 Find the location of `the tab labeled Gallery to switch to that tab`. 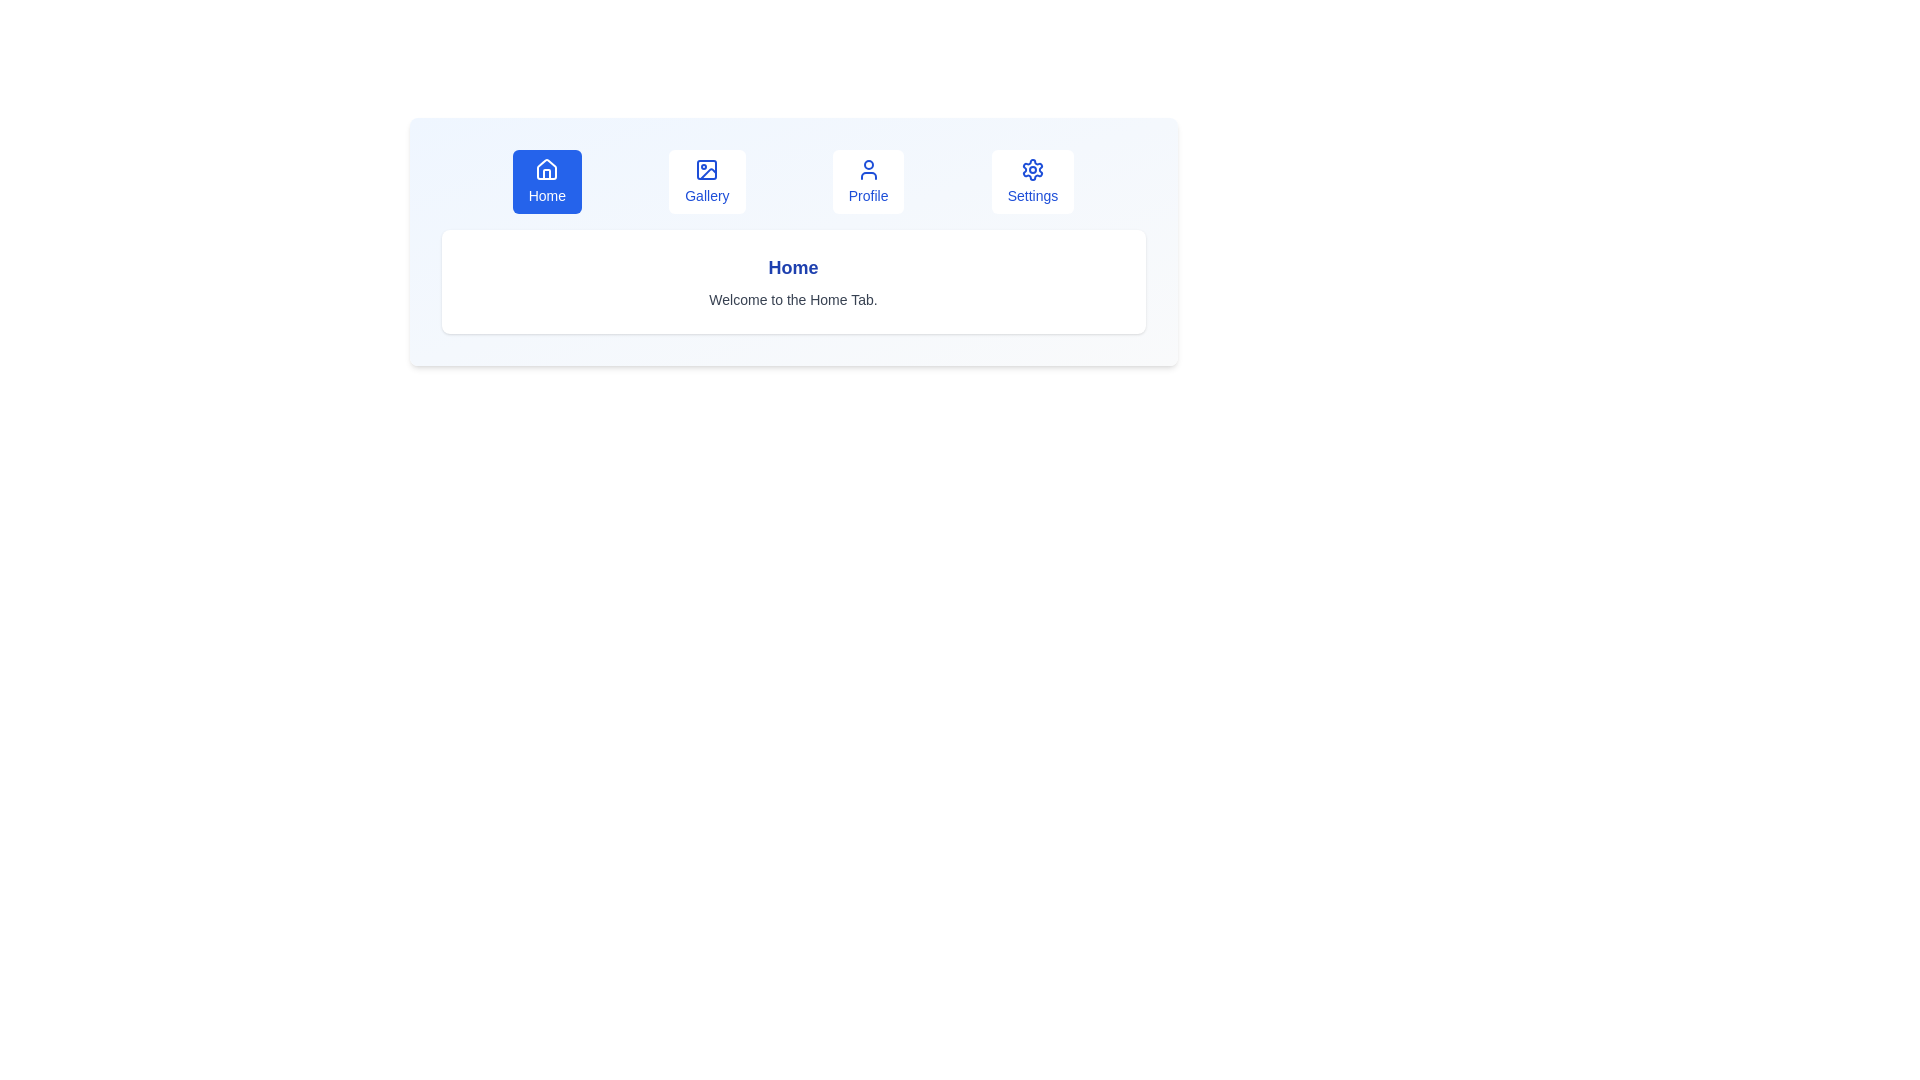

the tab labeled Gallery to switch to that tab is located at coordinates (707, 181).